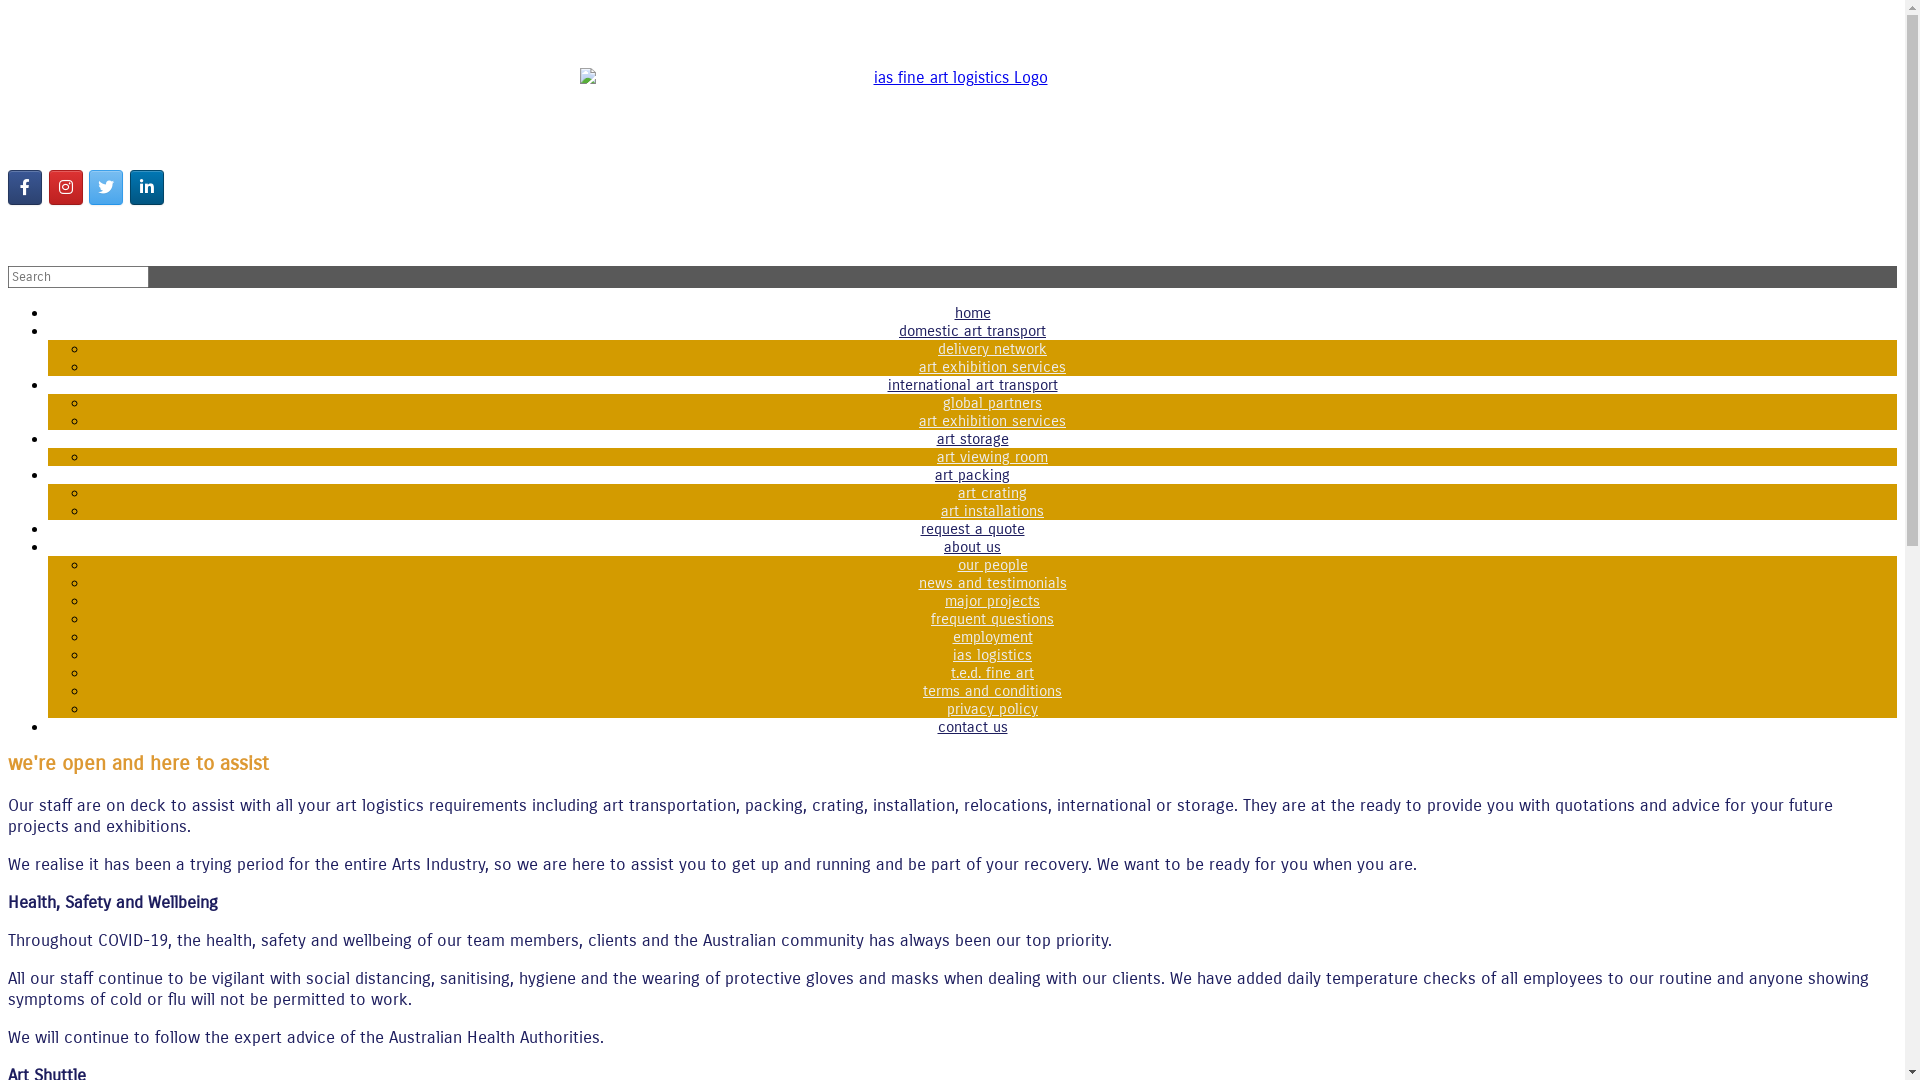 The width and height of the screenshot is (1920, 1080). Describe the element at coordinates (146, 187) in the screenshot. I see `'ias fine art logistics on Linkedin'` at that location.